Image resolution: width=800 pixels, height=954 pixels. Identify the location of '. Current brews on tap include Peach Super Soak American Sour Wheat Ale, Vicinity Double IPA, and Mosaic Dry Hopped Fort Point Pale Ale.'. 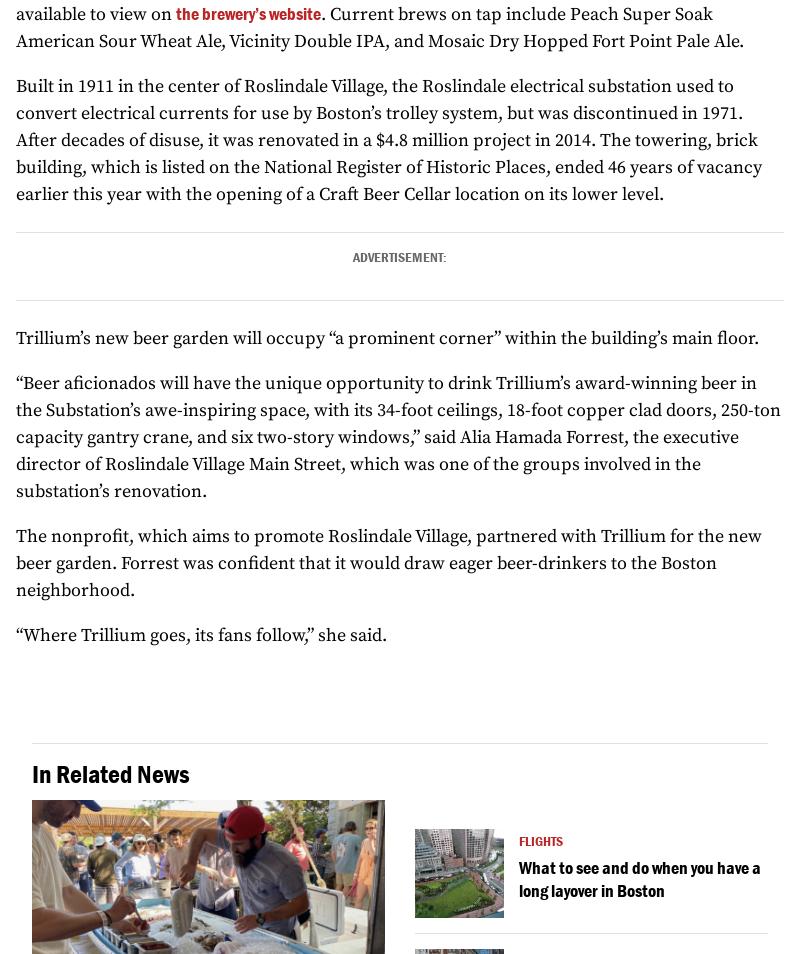
(379, 27).